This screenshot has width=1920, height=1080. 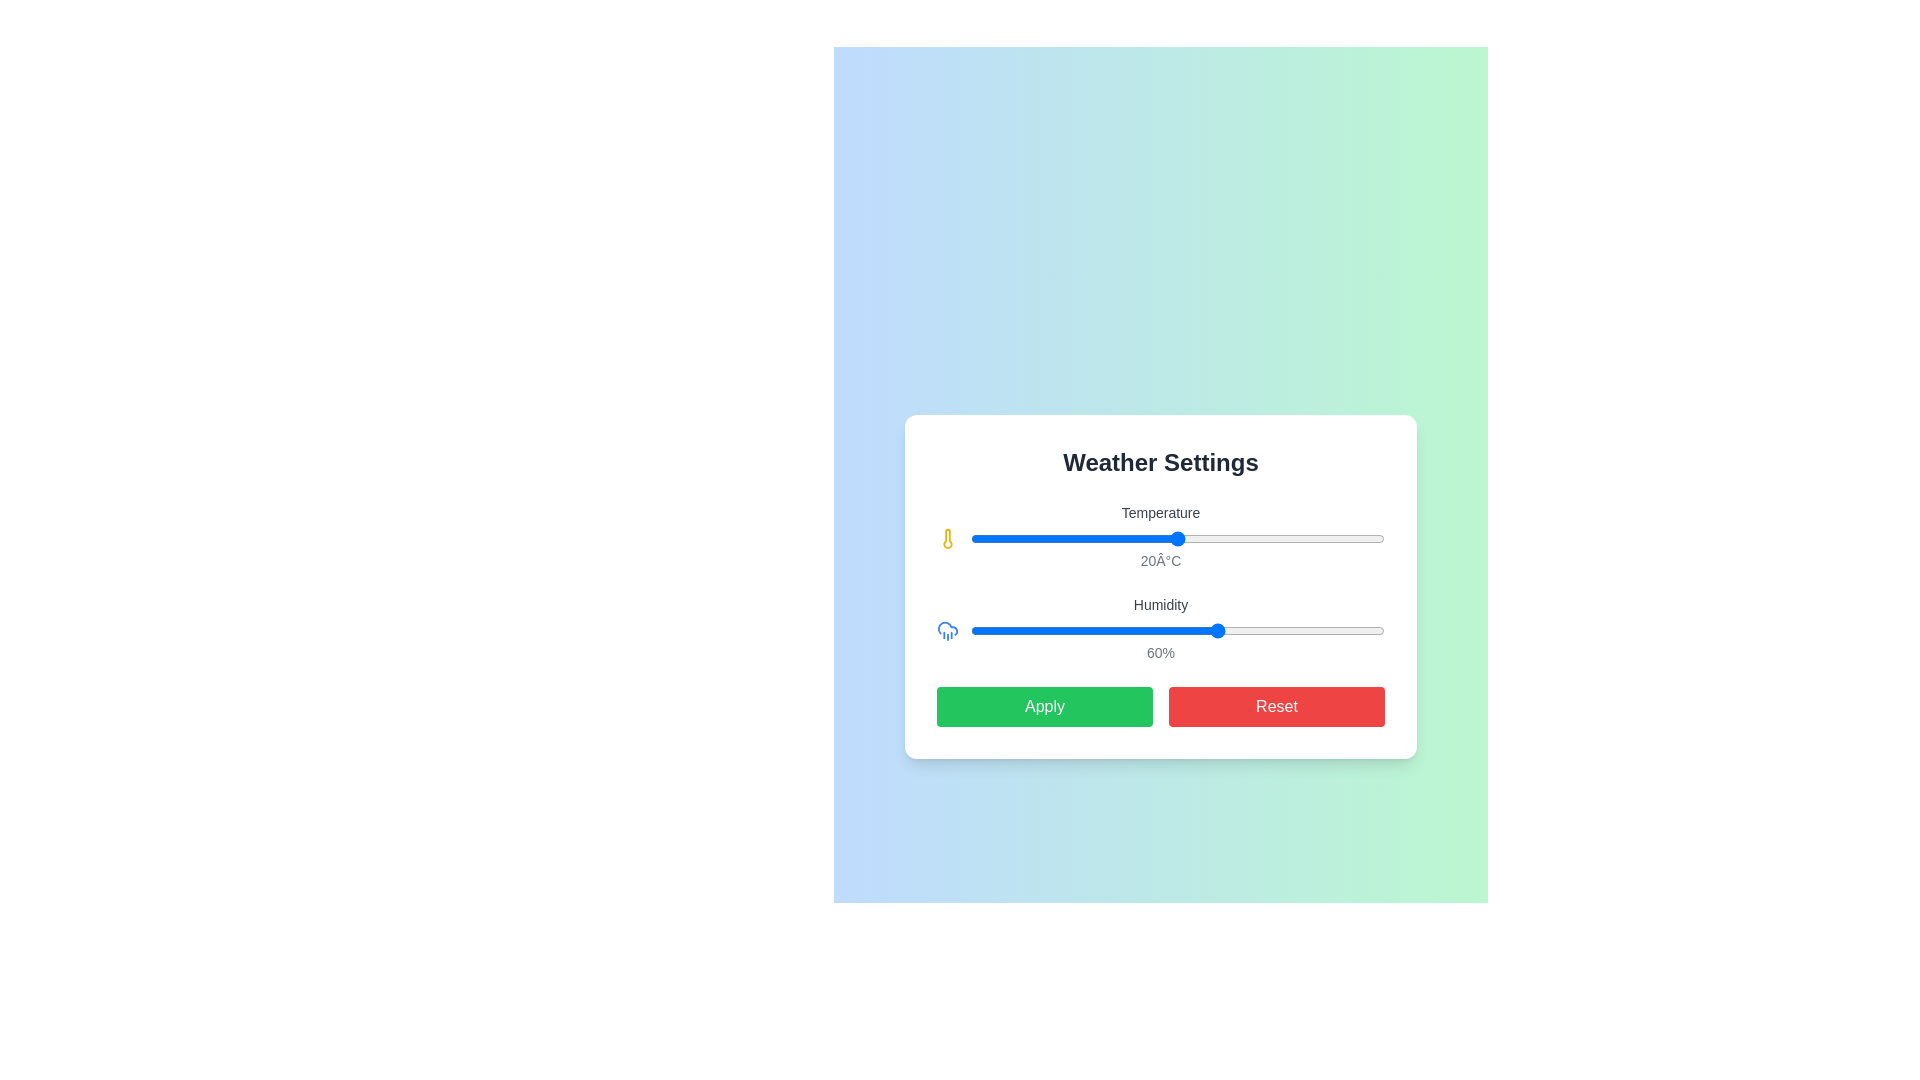 I want to click on the slider value, so click(x=1065, y=631).